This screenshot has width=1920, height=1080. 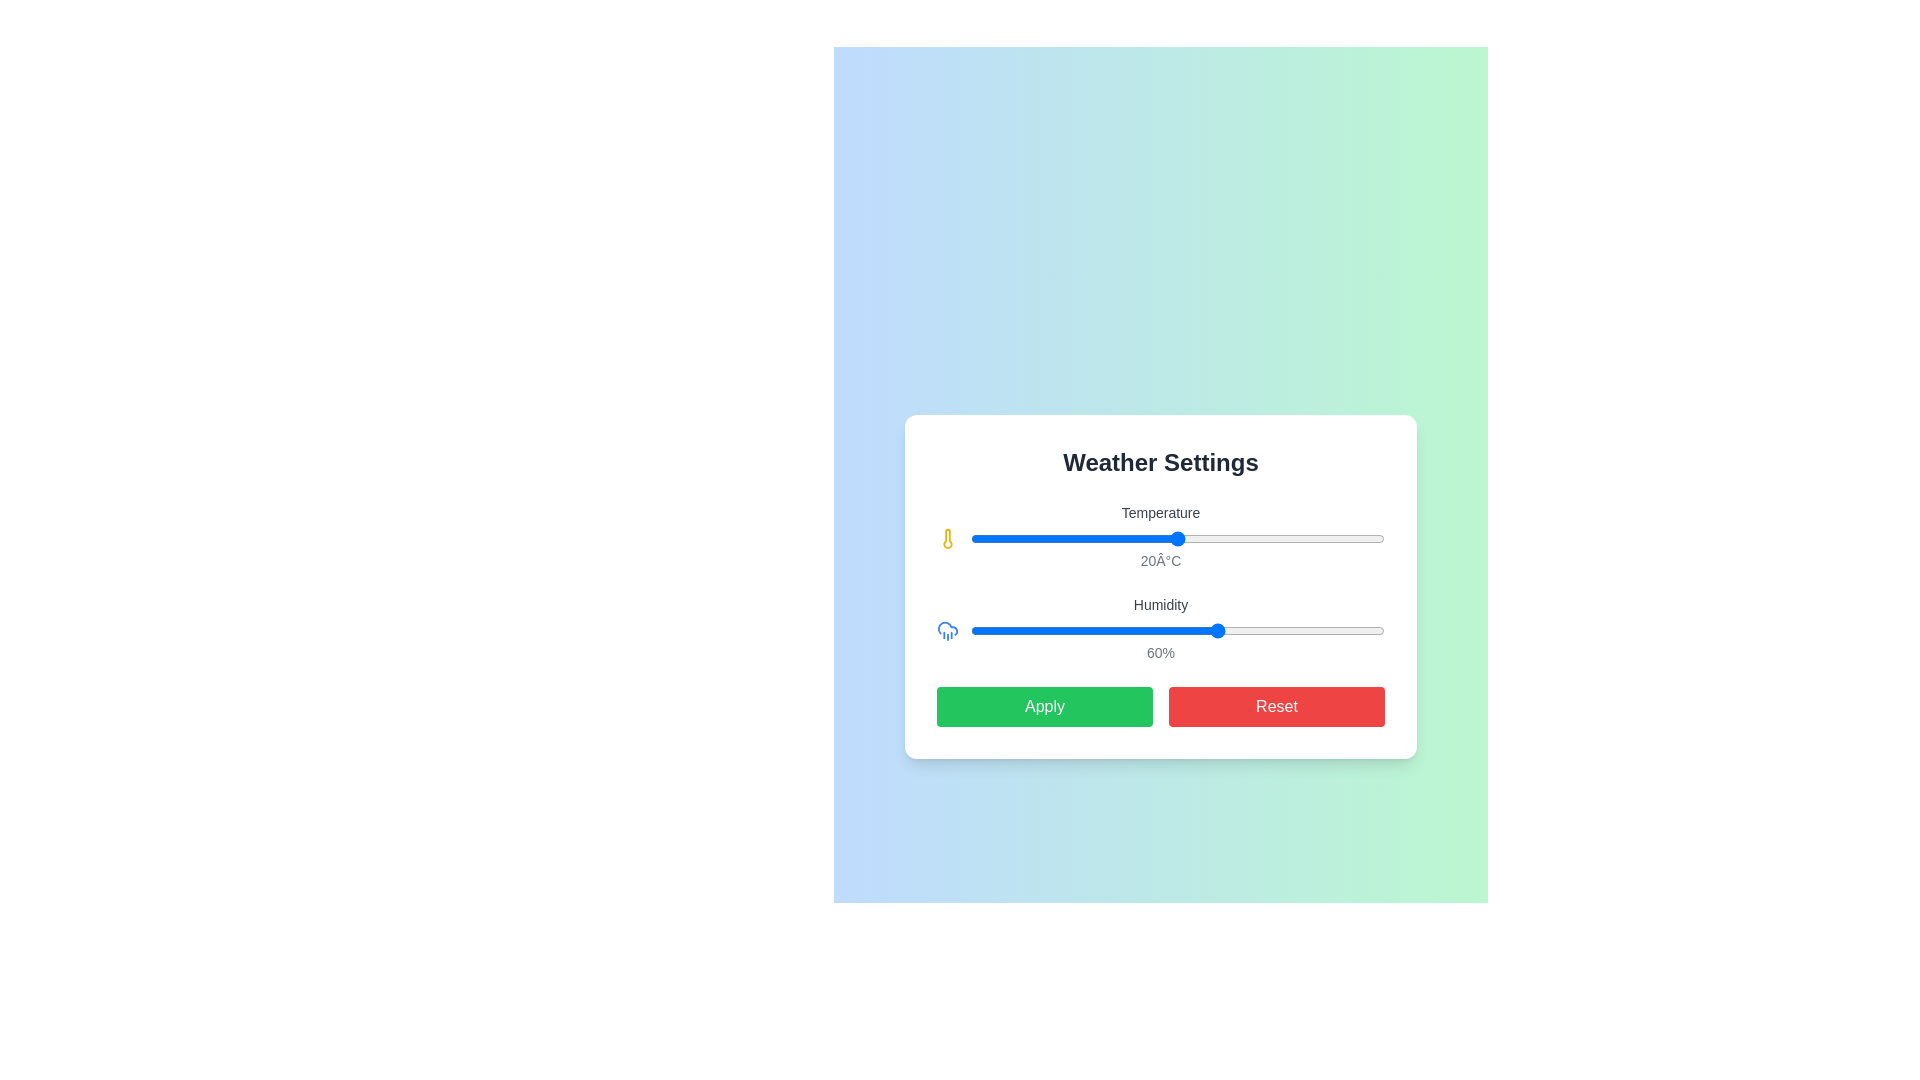 I want to click on the slider value, so click(x=1065, y=631).